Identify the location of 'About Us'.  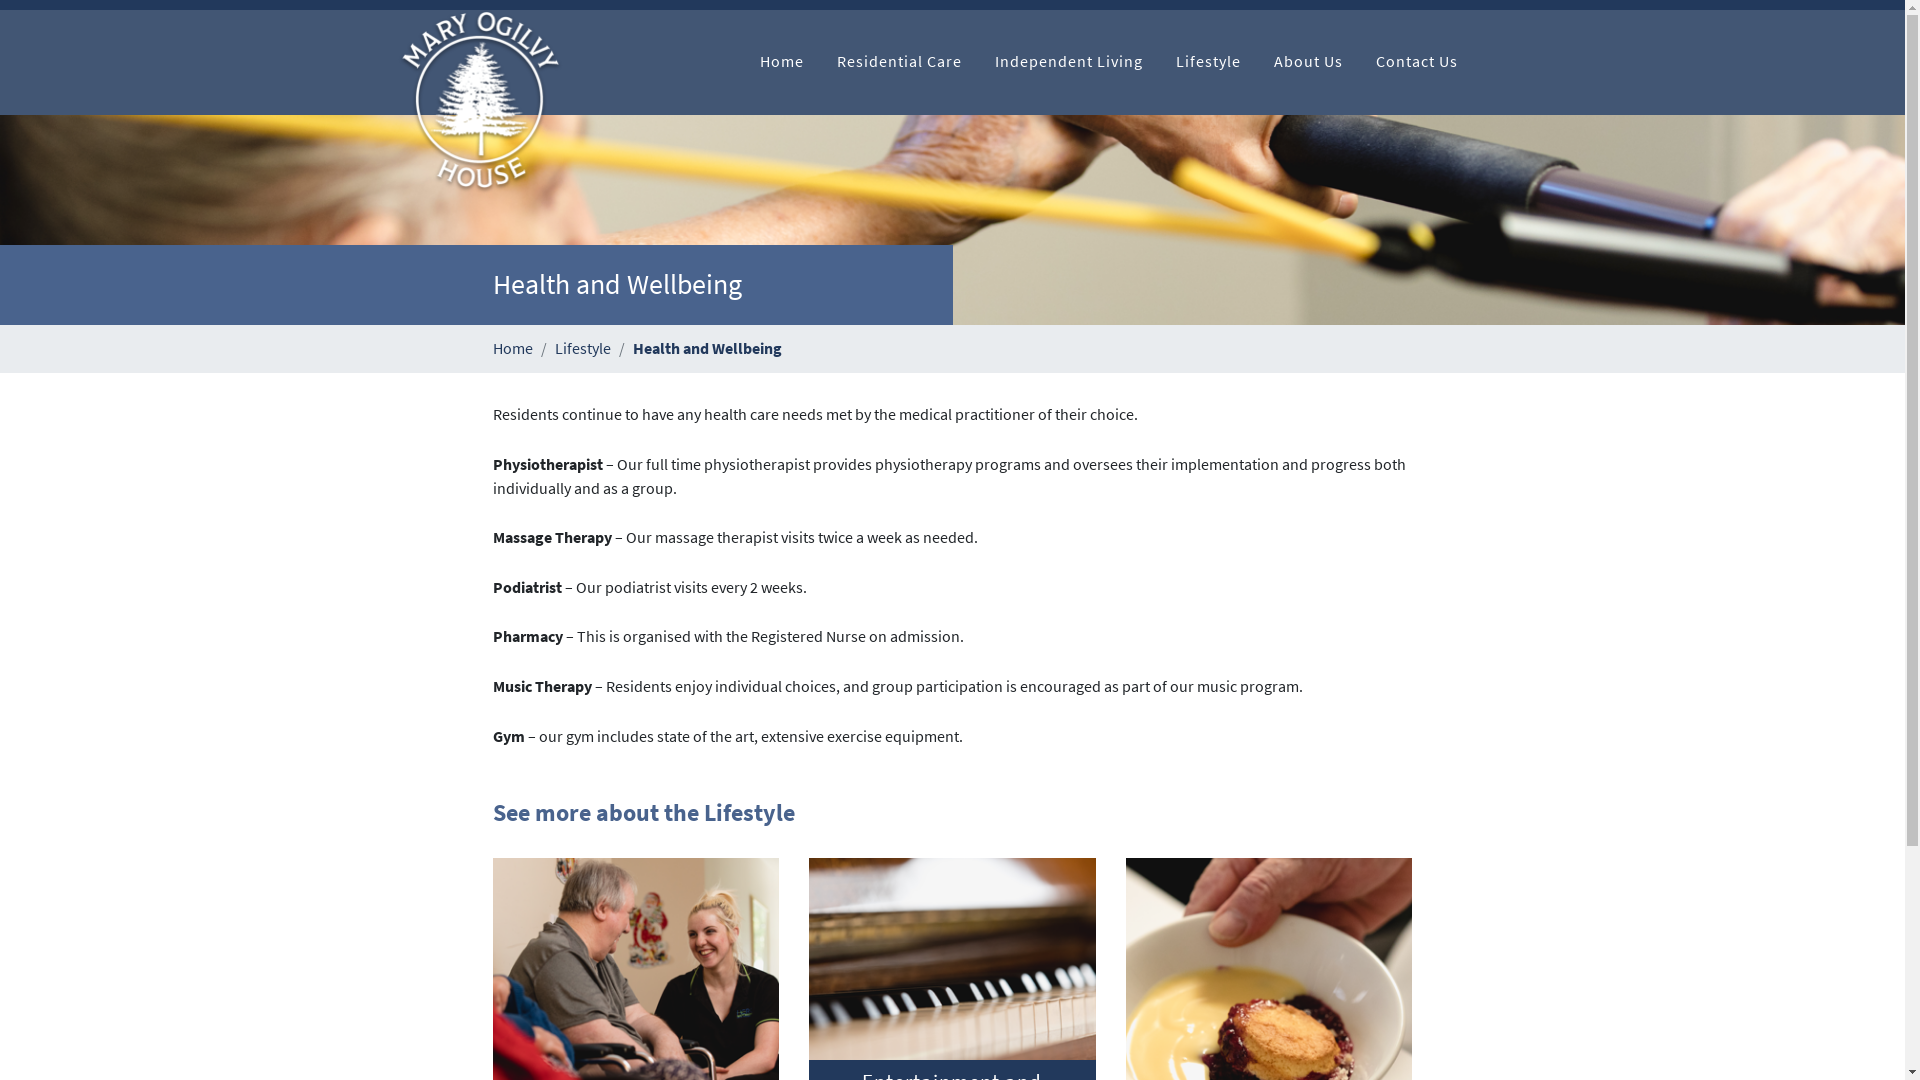
(1256, 60).